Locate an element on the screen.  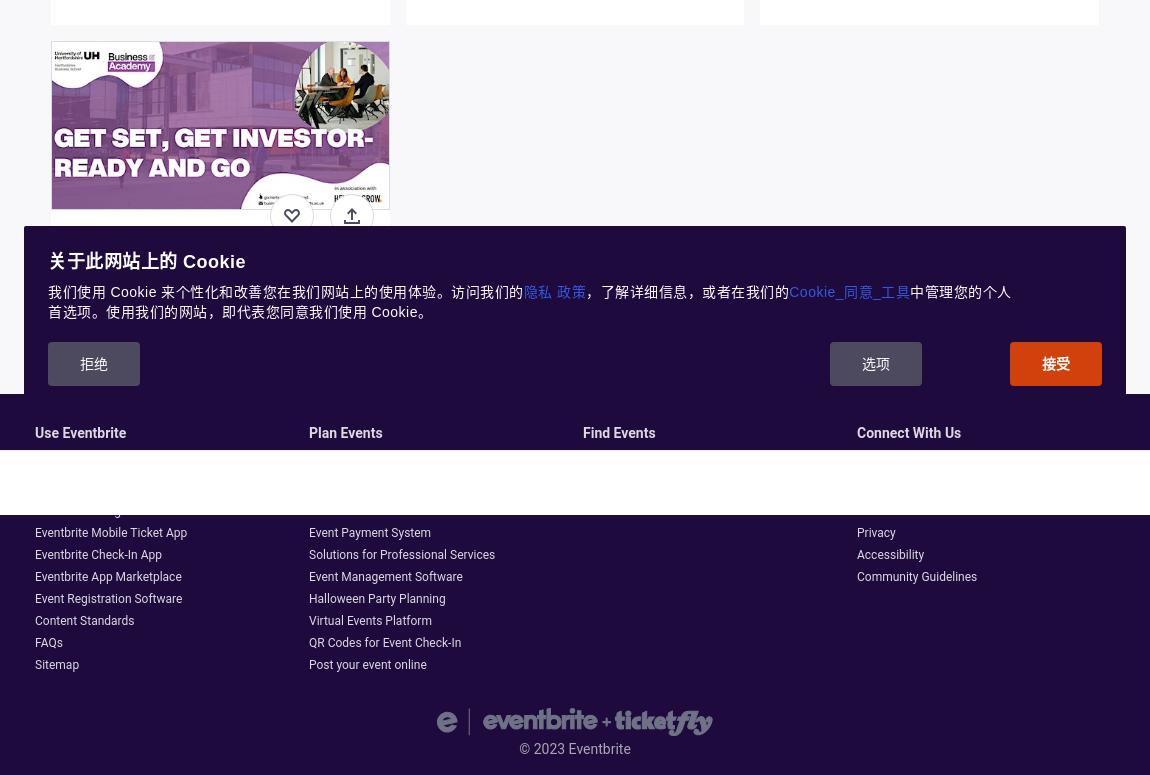
'Solutions for Professional Services' is located at coordinates (402, 554).